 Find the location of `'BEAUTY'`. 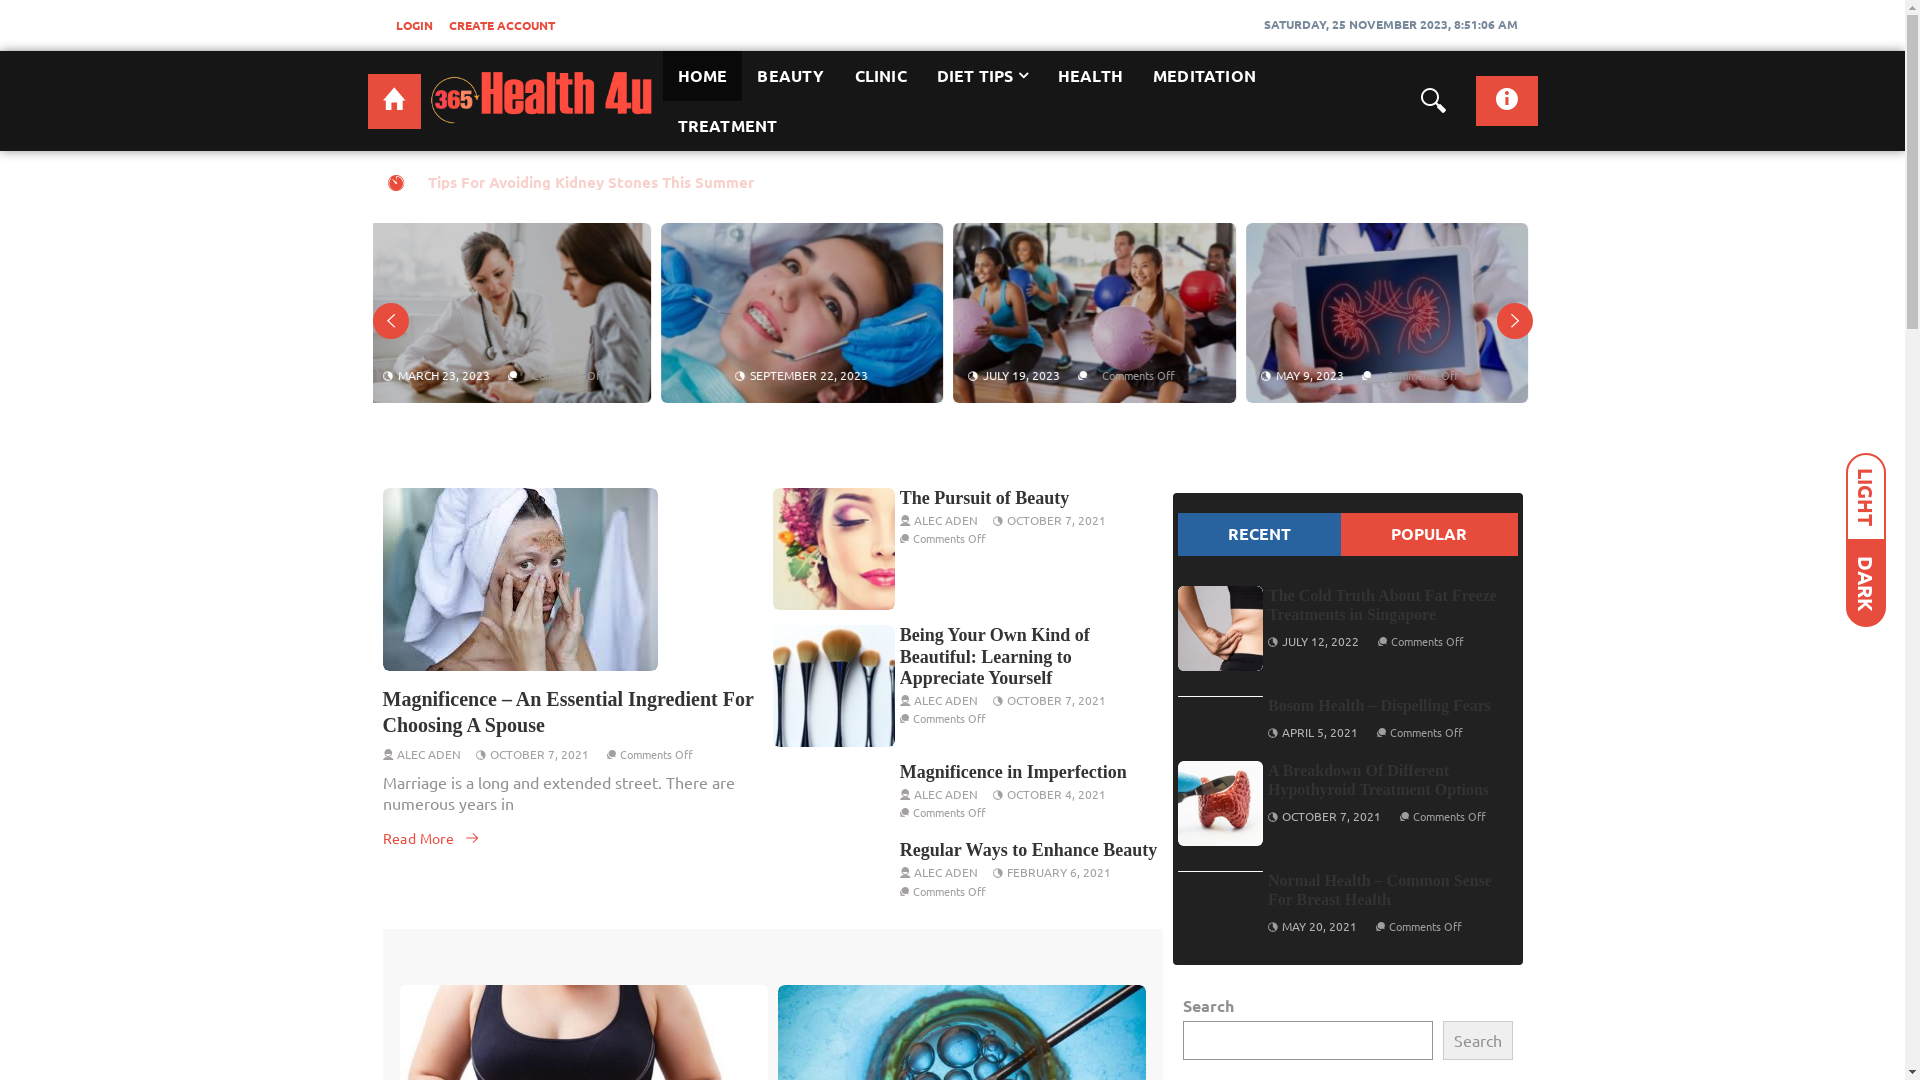

'BEAUTY' is located at coordinates (741, 75).